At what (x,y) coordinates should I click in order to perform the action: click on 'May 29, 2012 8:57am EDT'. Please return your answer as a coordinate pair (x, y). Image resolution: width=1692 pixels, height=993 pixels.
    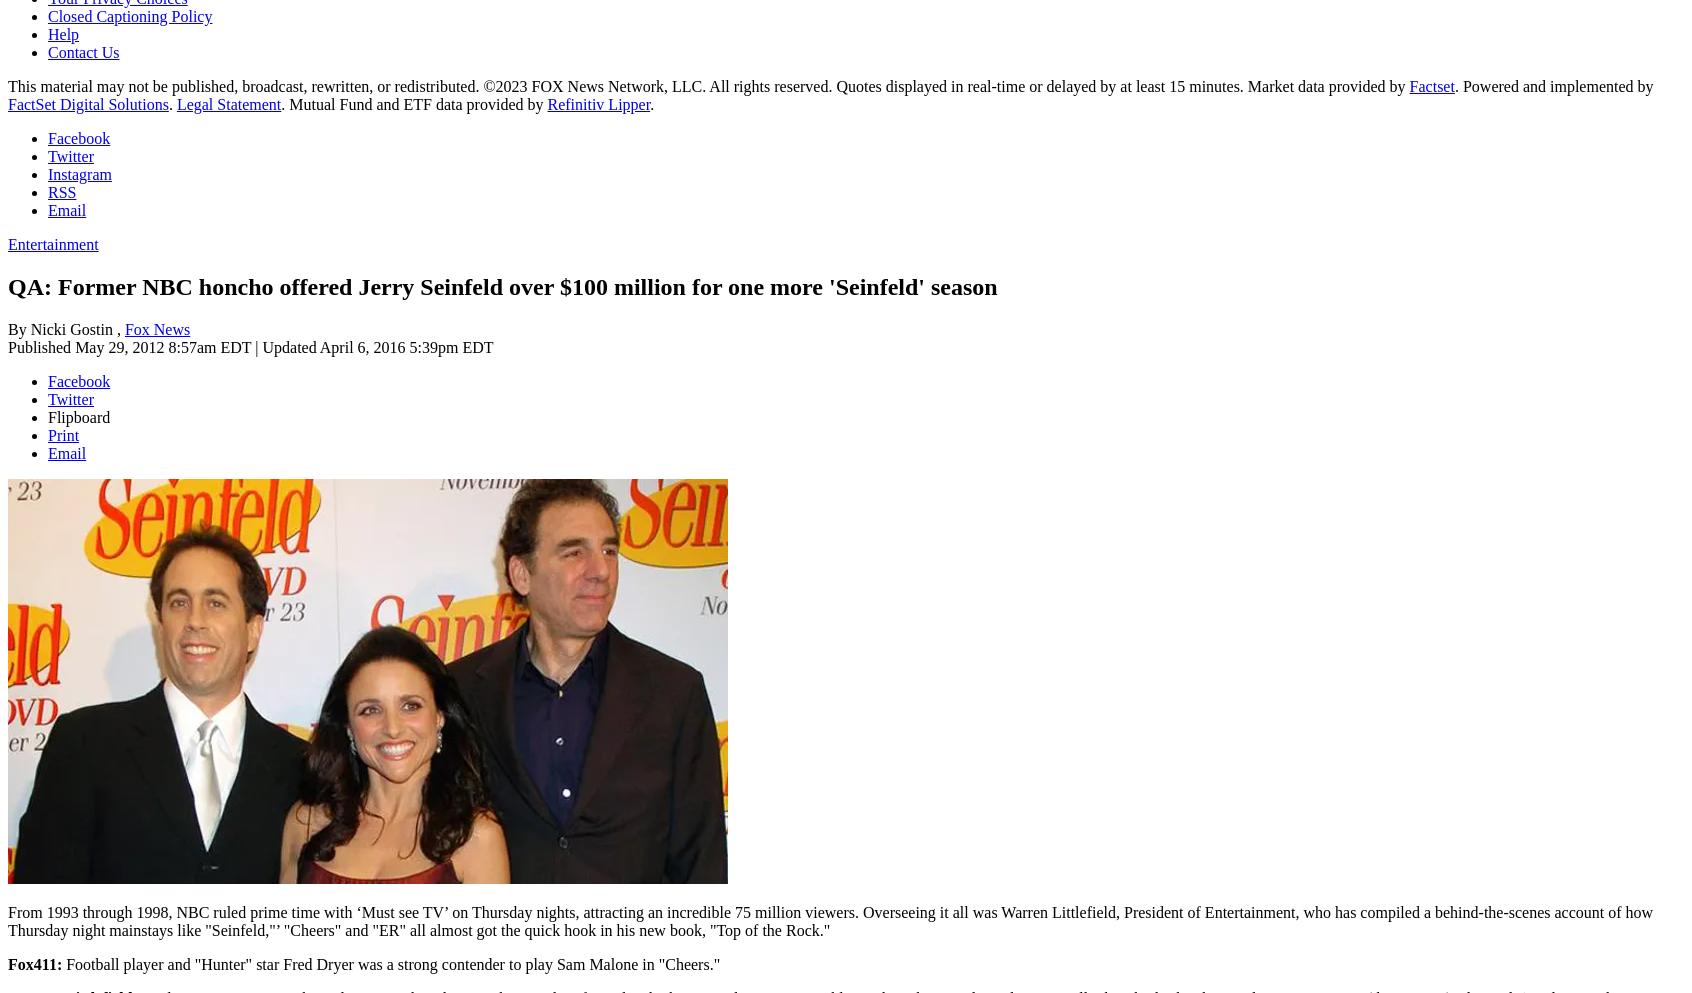
    Looking at the image, I should click on (74, 346).